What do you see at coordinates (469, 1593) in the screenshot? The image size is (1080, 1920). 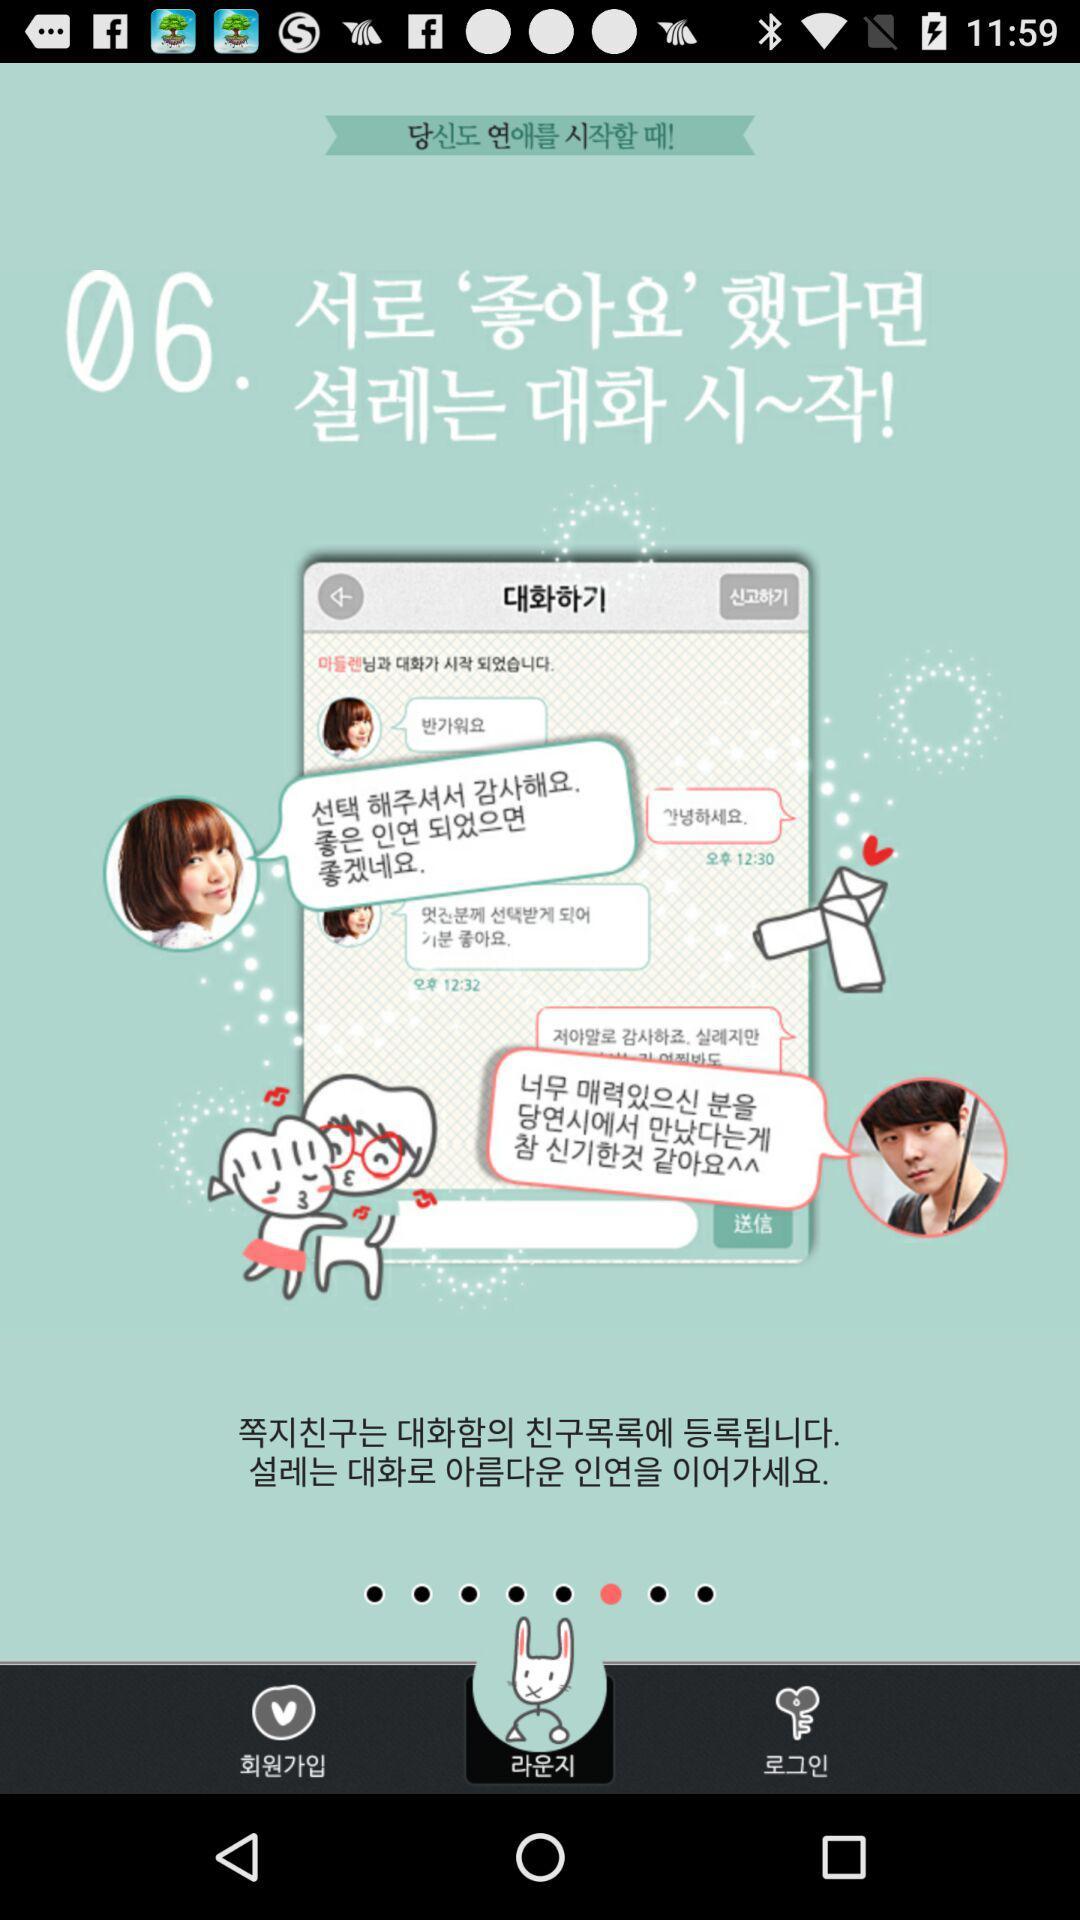 I see `page` at bounding box center [469, 1593].